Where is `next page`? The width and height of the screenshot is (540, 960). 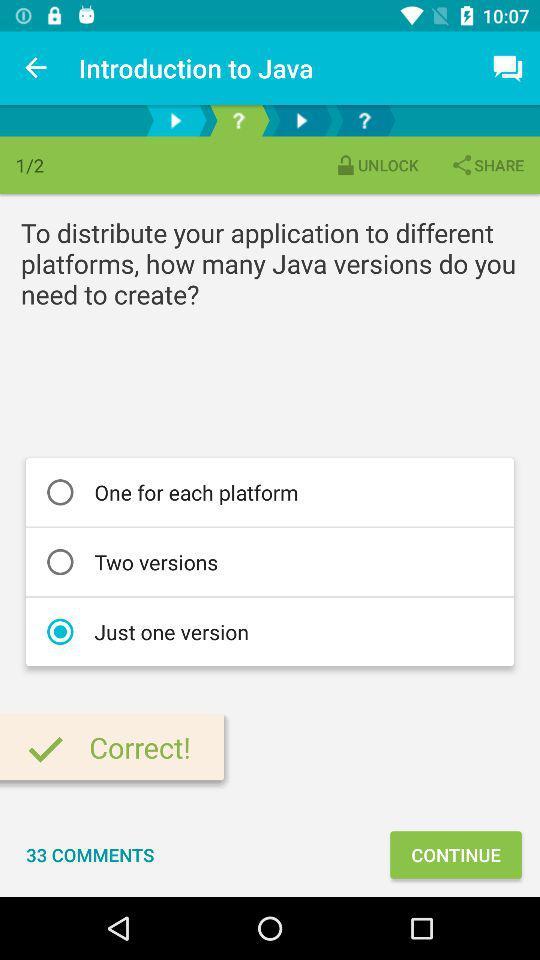
next page is located at coordinates (175, 120).